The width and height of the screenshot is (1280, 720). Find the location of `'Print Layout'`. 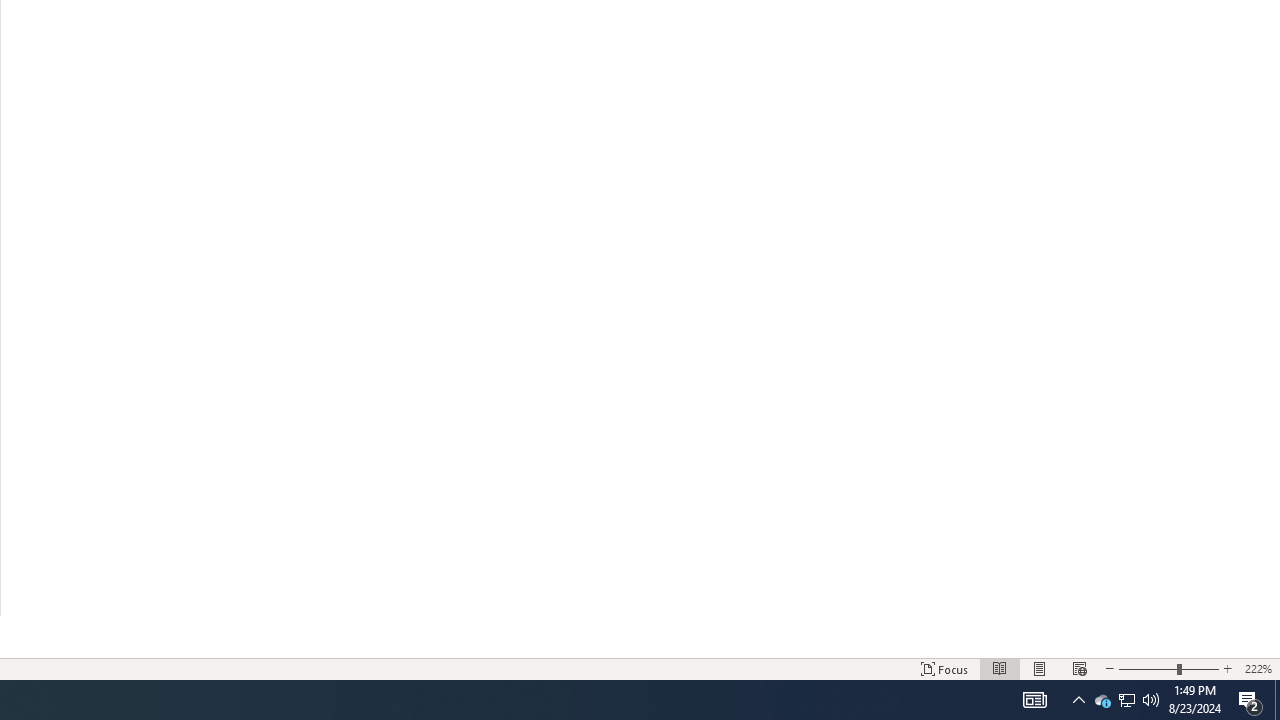

'Print Layout' is located at coordinates (1040, 669).